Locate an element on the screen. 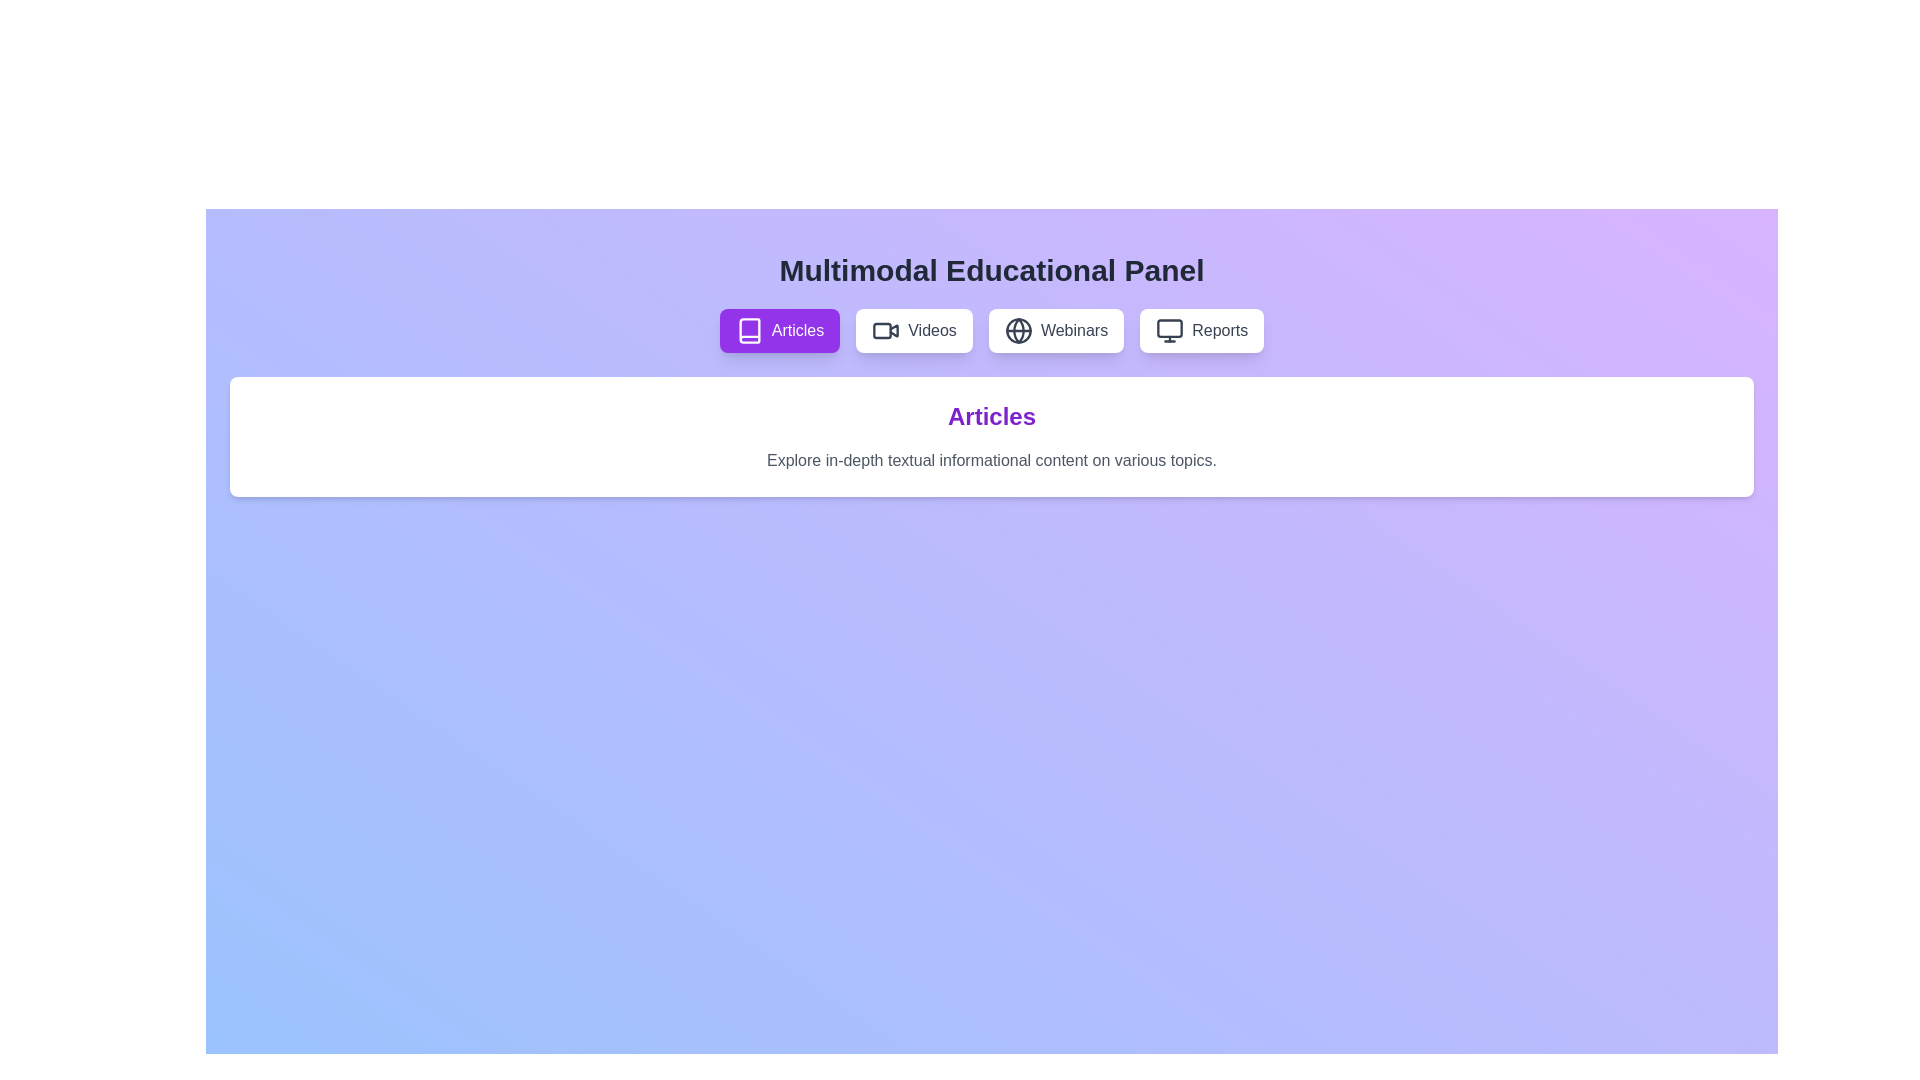  the minimalistic book icon is located at coordinates (748, 330).